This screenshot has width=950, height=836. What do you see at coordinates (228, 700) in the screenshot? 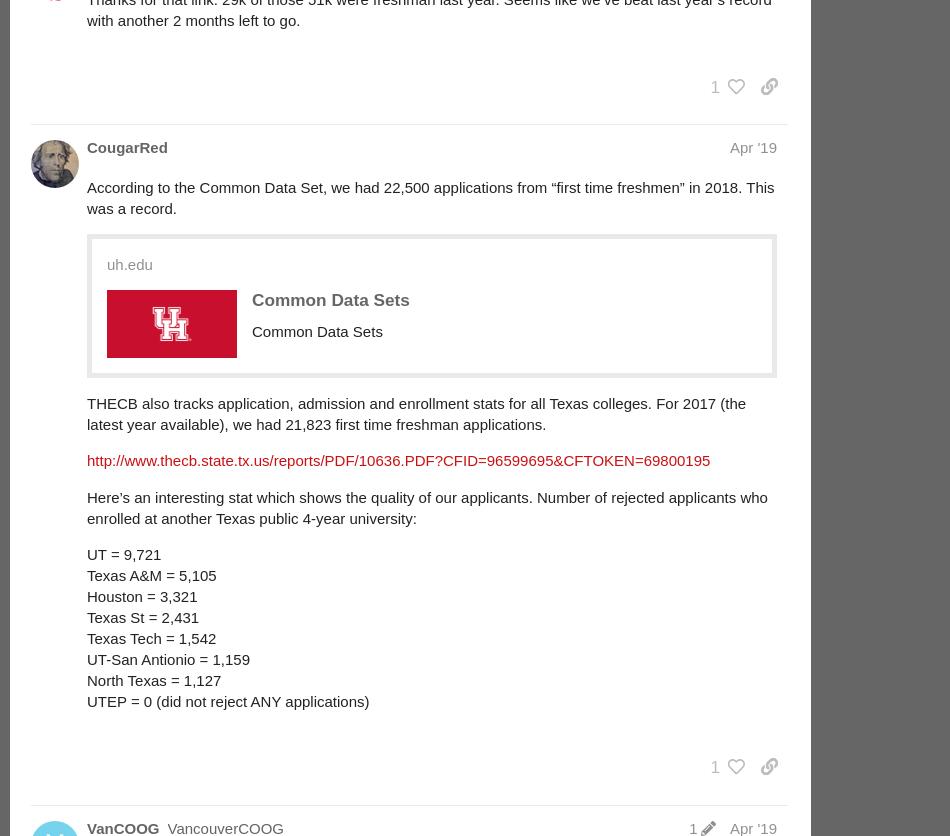
I see `'UTEP = 0 (did not reject ANY applications)'` at bounding box center [228, 700].